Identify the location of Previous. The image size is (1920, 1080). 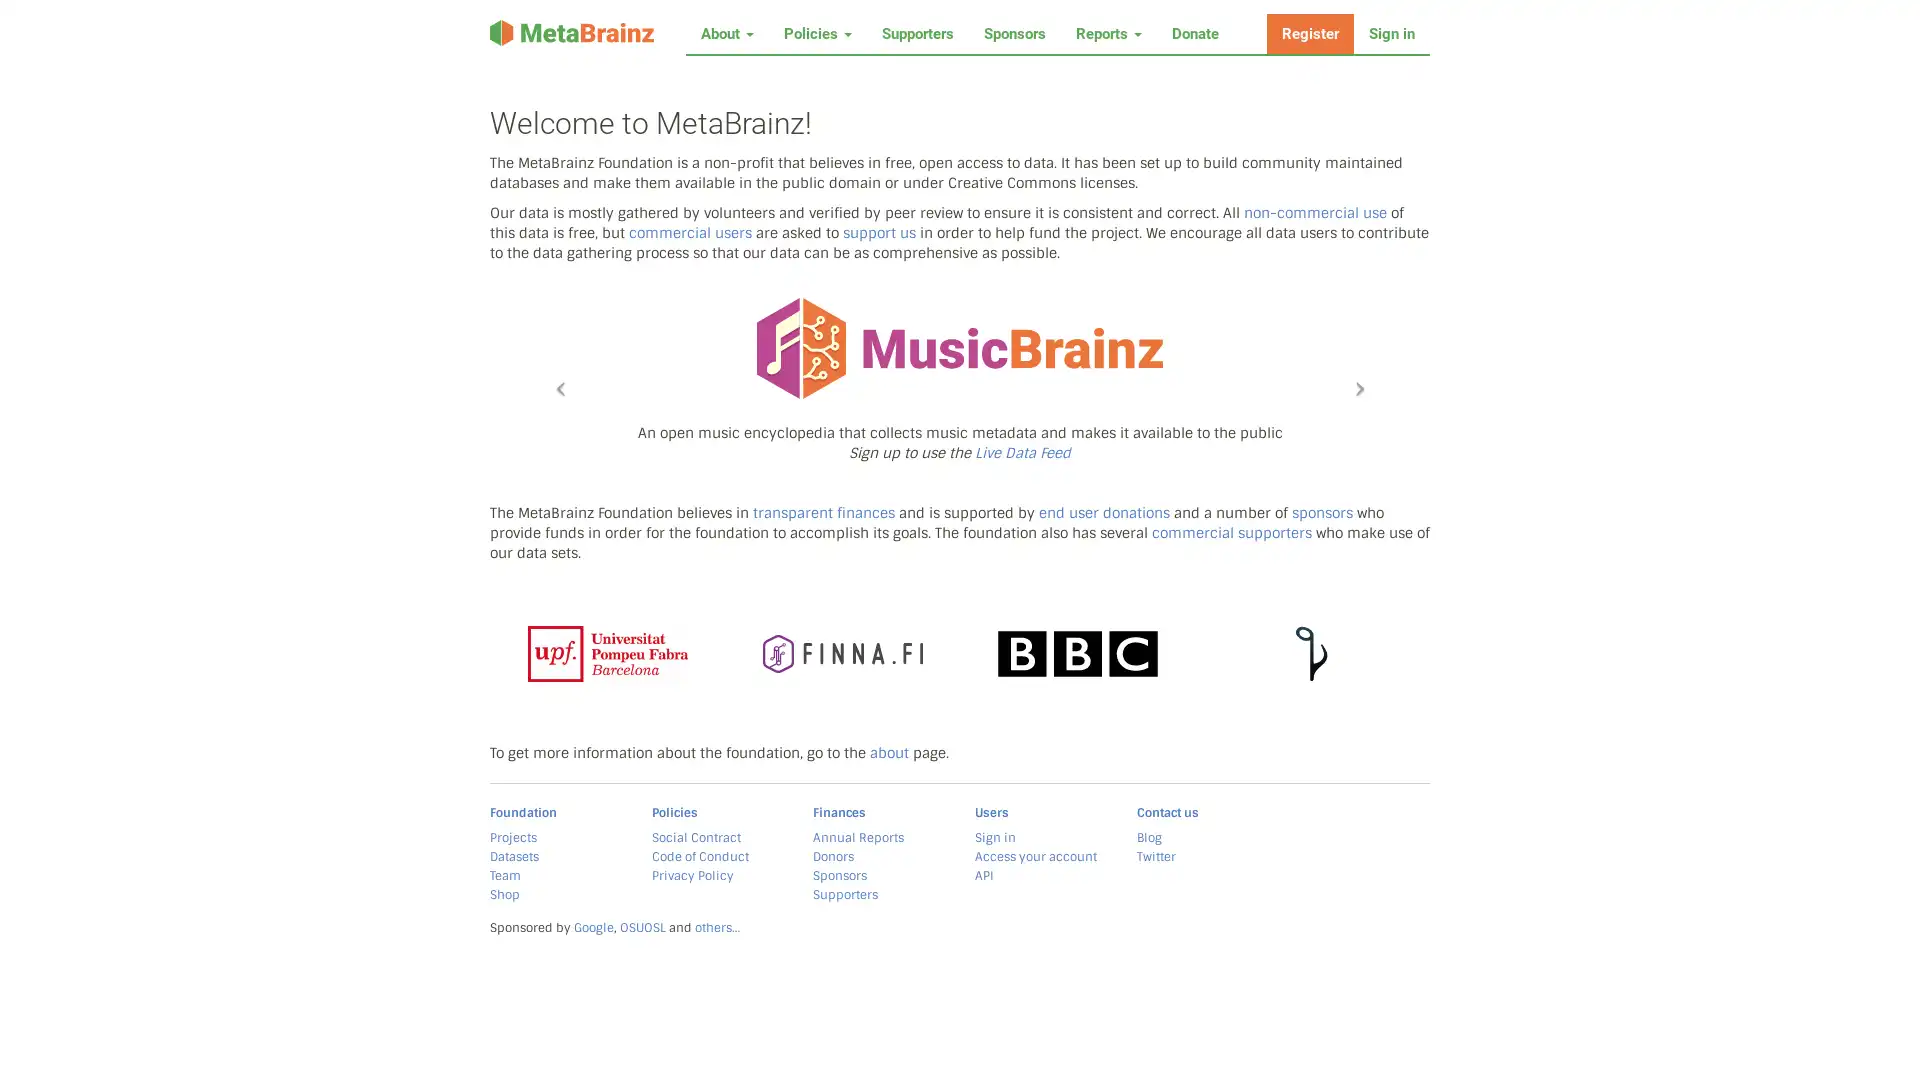
(560, 388).